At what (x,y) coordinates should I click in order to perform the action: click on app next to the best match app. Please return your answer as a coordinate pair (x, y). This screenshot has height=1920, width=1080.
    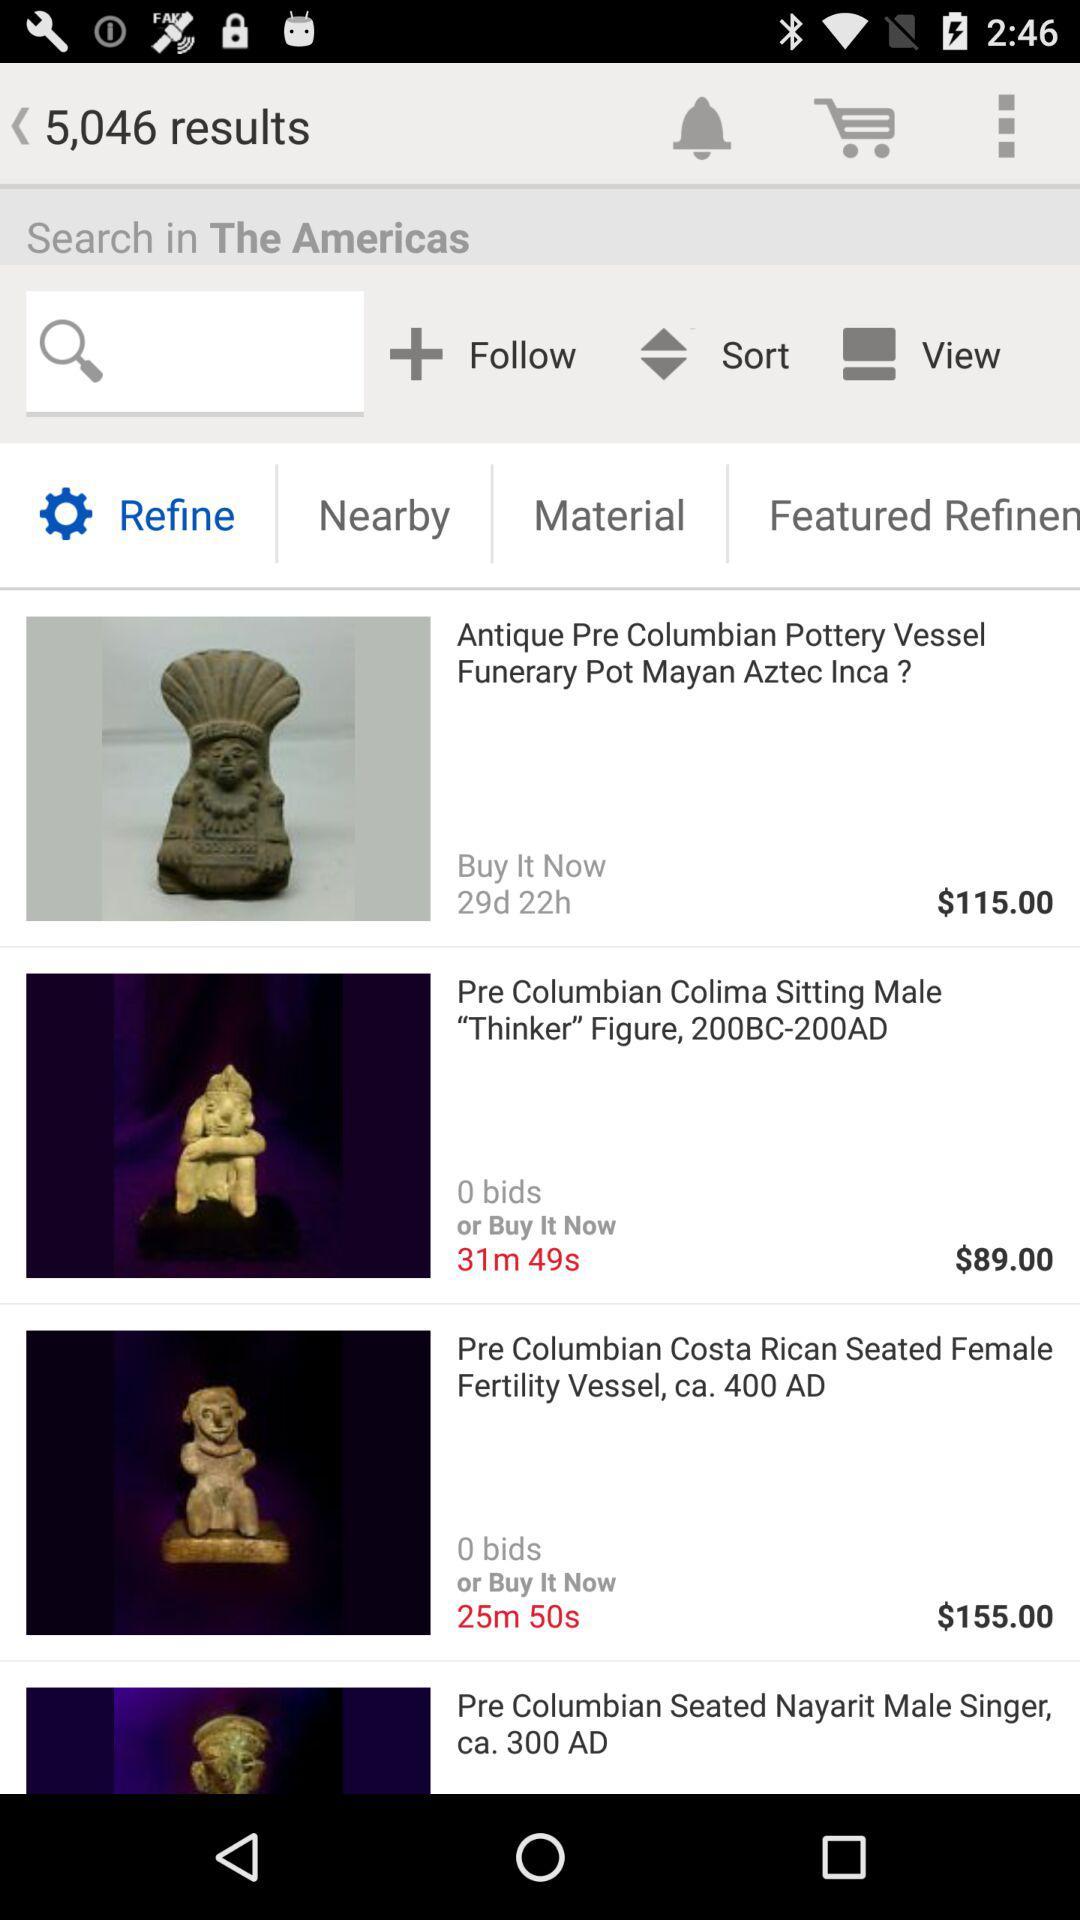
    Looking at the image, I should click on (490, 354).